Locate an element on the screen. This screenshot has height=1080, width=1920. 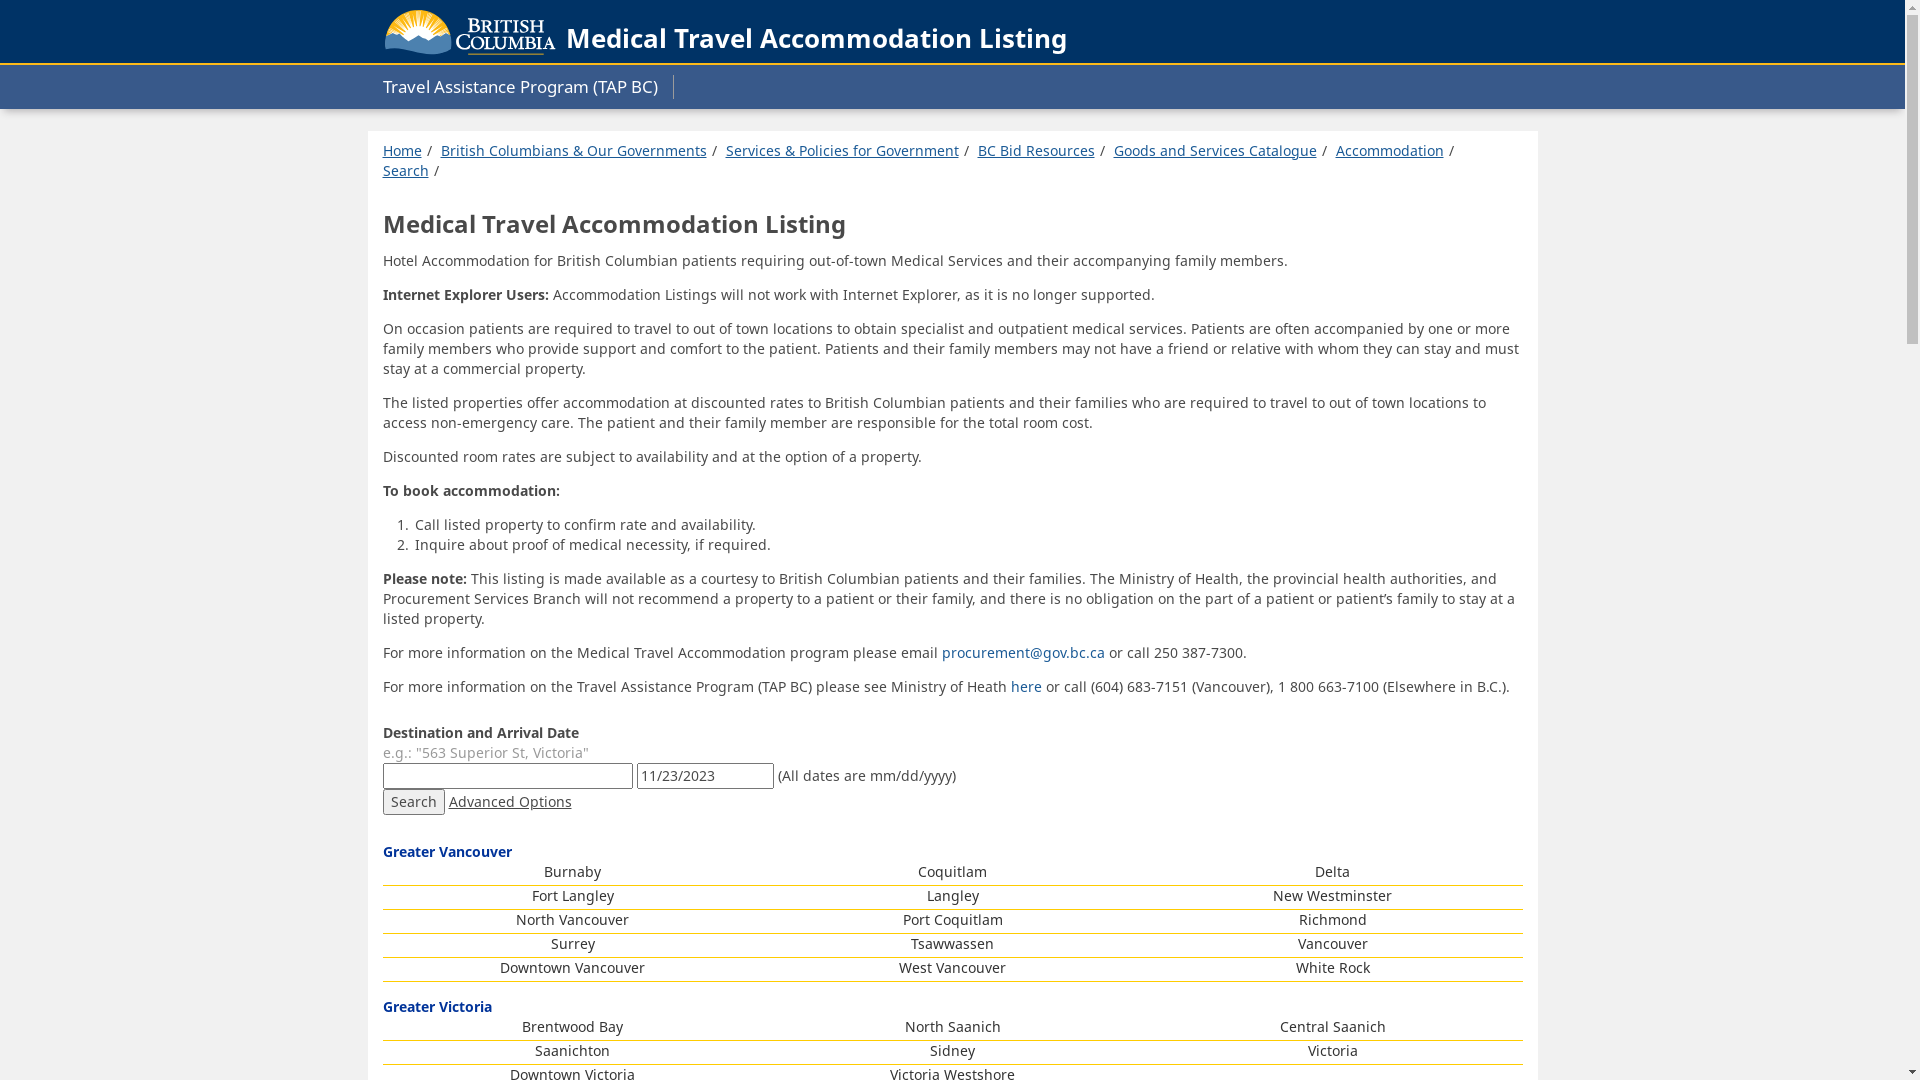
'Search' is located at coordinates (411, 801).